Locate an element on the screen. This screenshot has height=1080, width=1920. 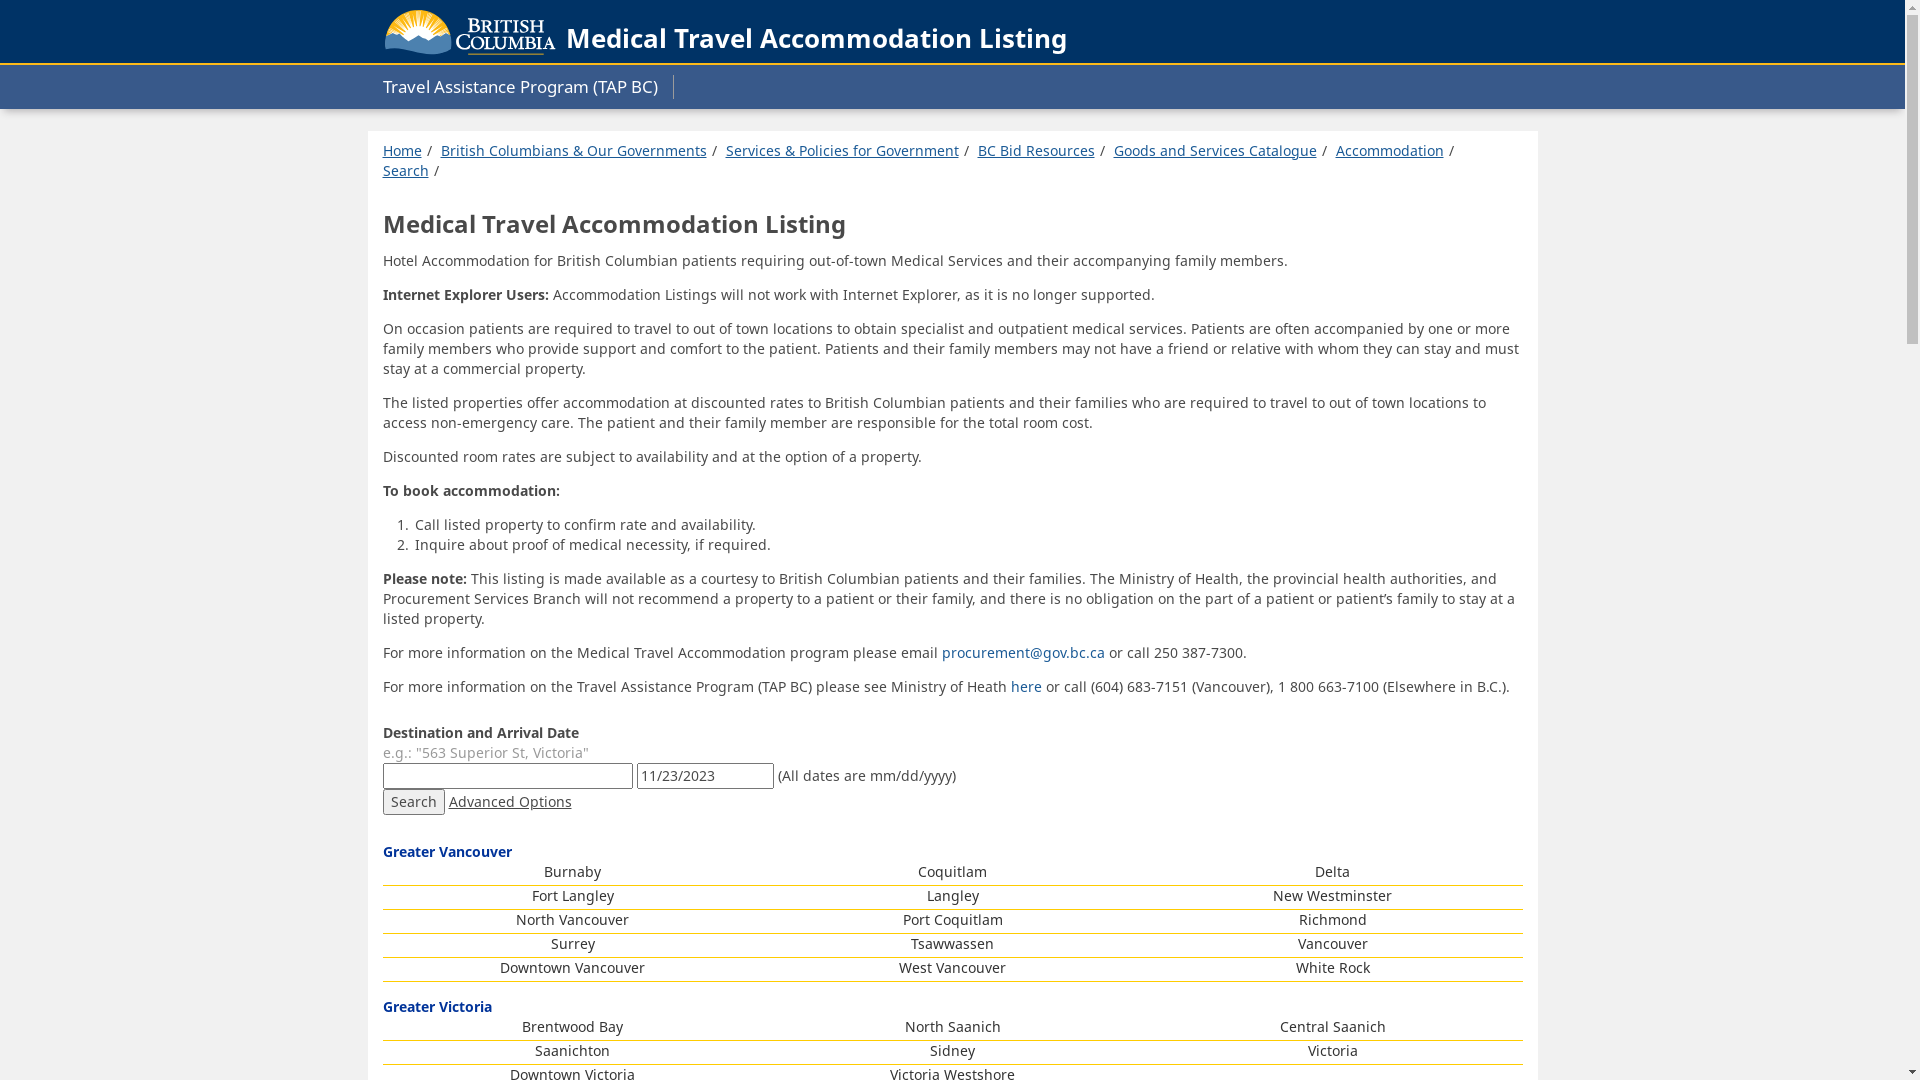
'Search' is located at coordinates (411, 801).